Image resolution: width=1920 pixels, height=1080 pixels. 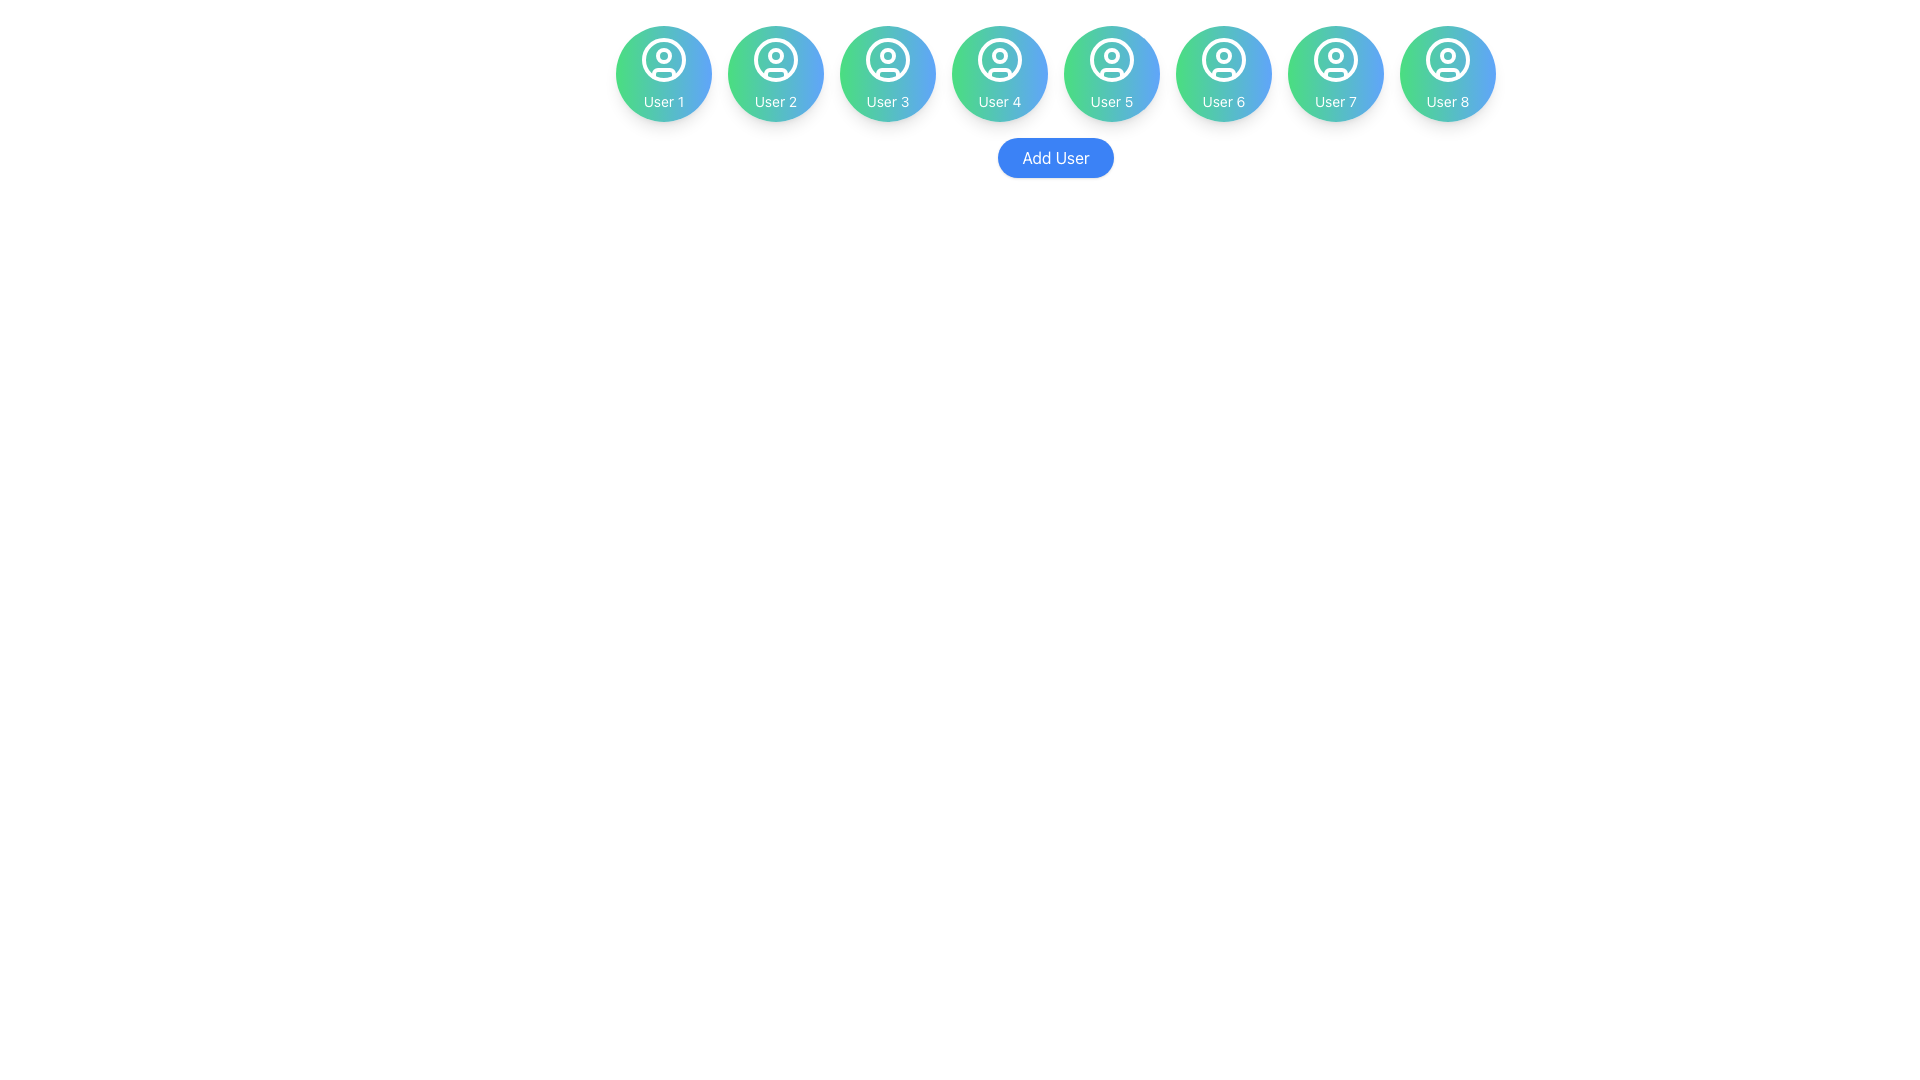 What do you see at coordinates (1335, 101) in the screenshot?
I see `the user` at bounding box center [1335, 101].